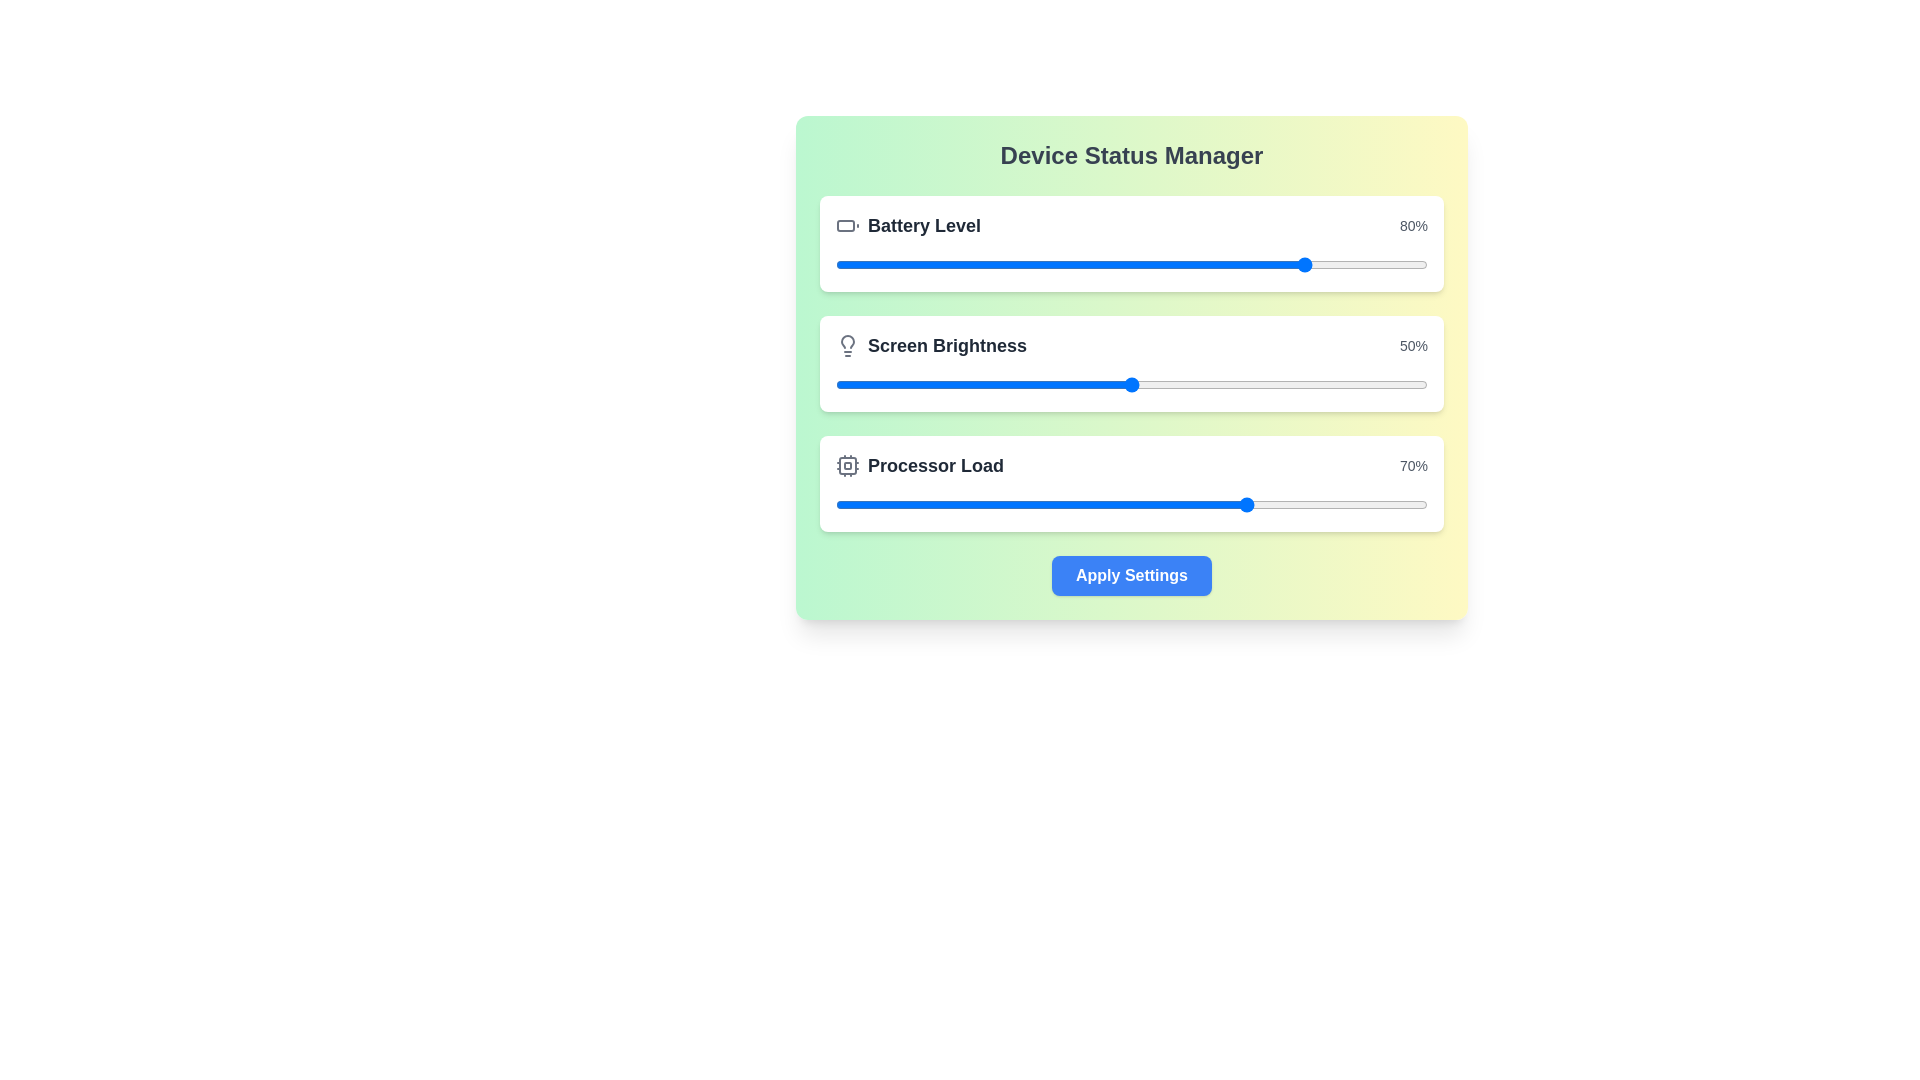  What do you see at coordinates (848, 466) in the screenshot?
I see `the processor load icon located to the left of the 'Processor Load' text label in the third section of the interface` at bounding box center [848, 466].